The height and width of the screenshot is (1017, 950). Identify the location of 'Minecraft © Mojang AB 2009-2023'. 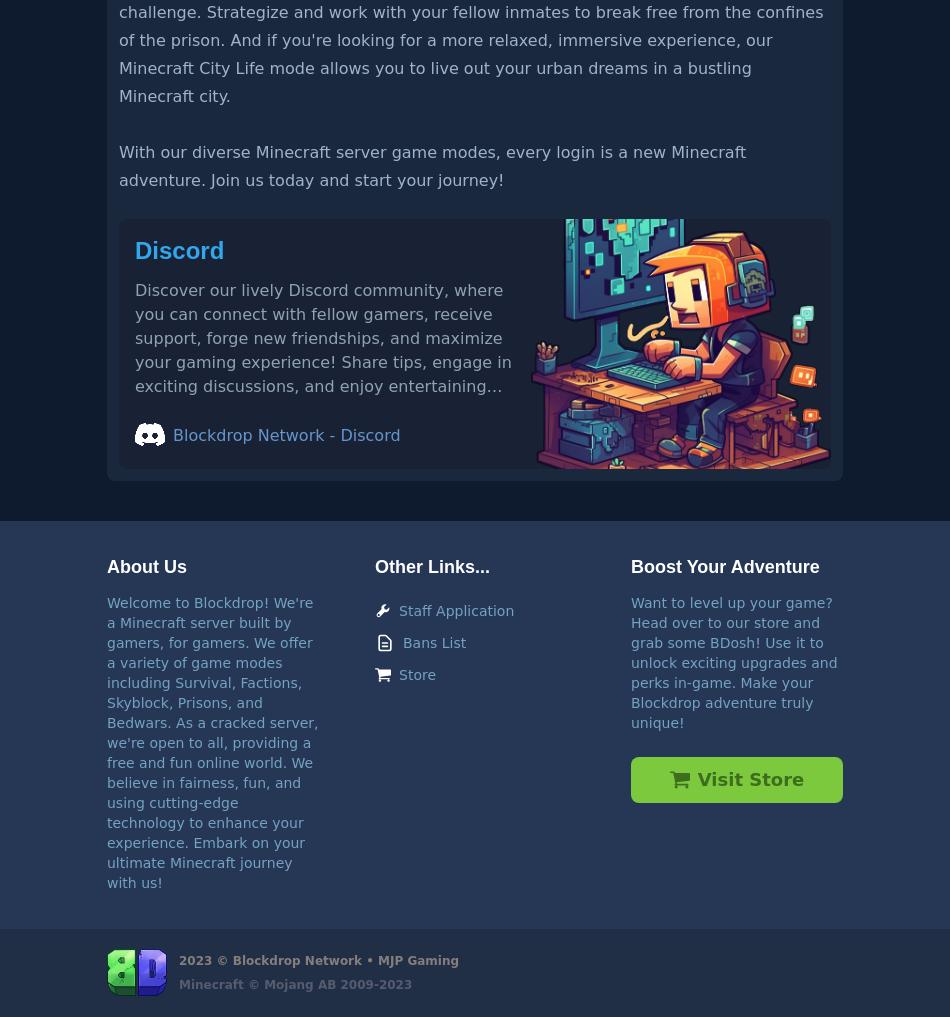
(178, 984).